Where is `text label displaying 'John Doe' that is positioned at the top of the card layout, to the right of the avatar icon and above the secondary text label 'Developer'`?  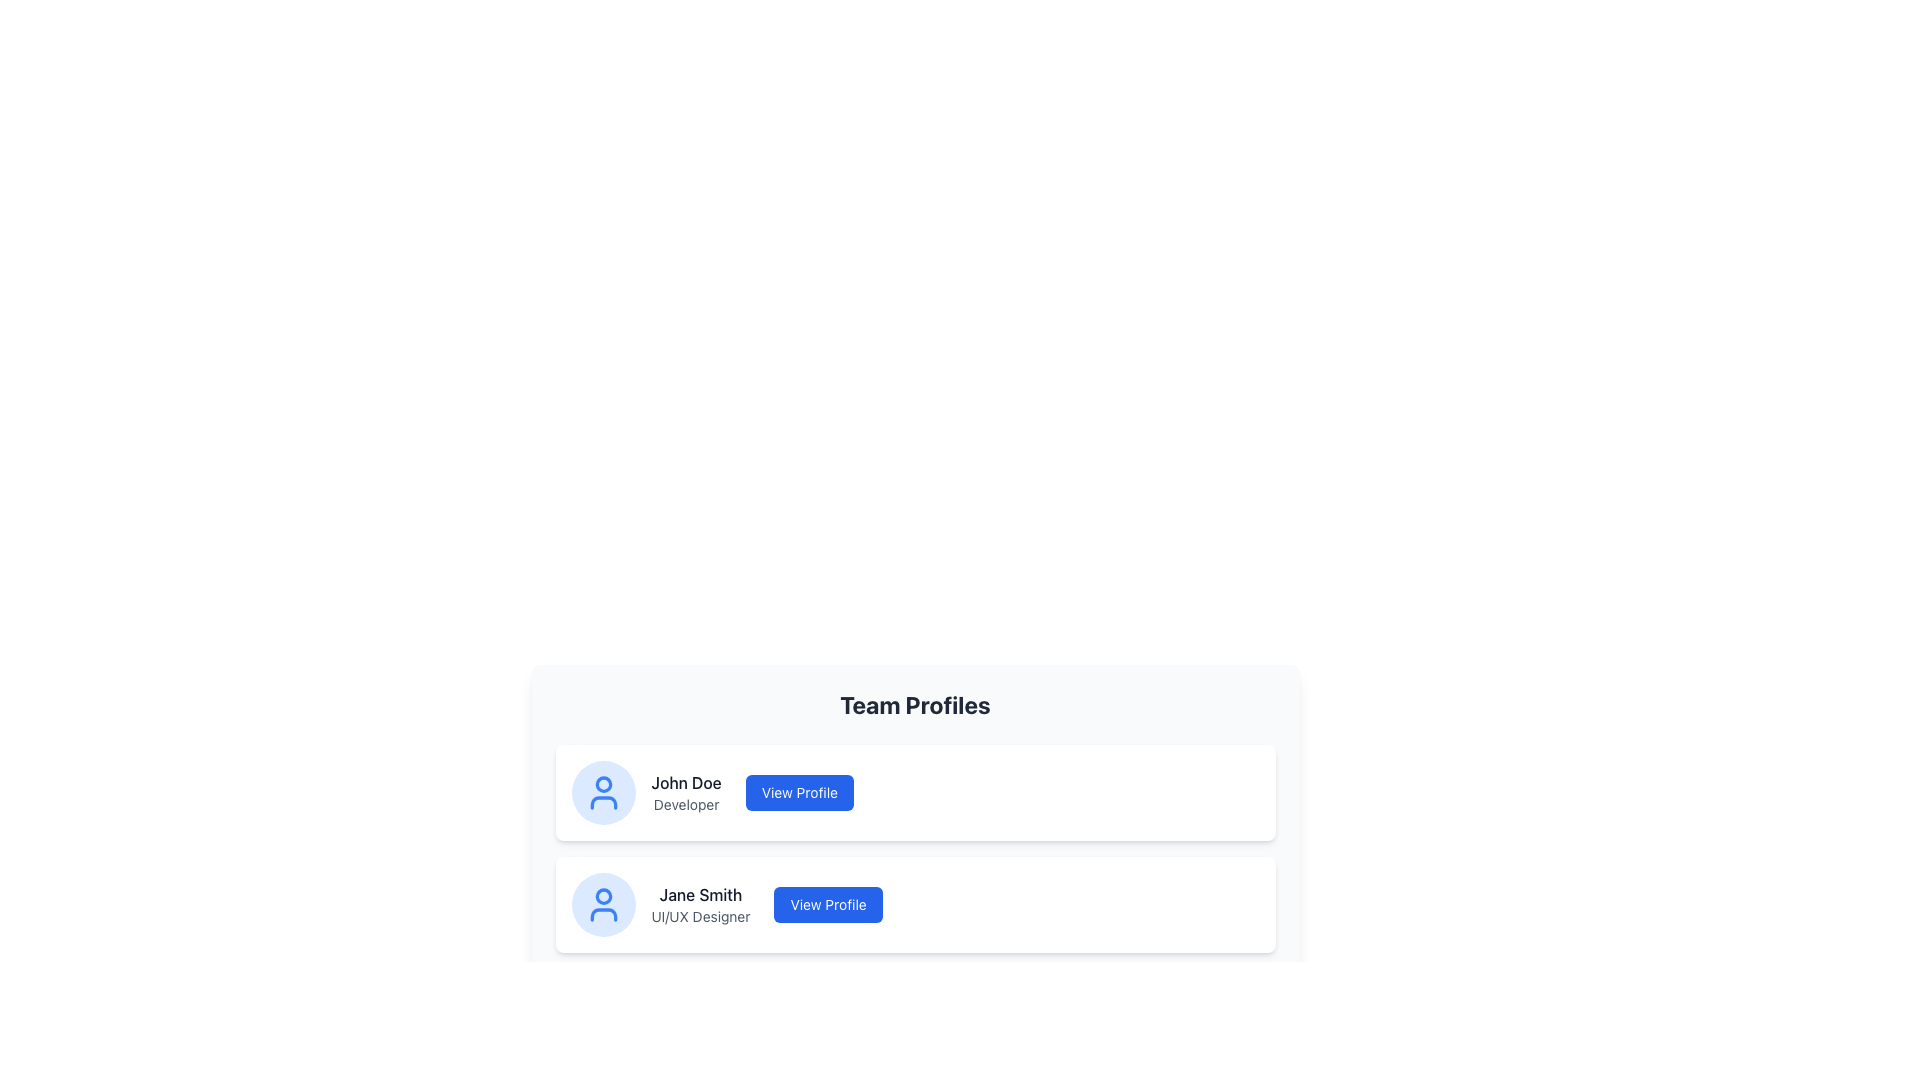
text label displaying 'John Doe' that is positioned at the top of the card layout, to the right of the avatar icon and above the secondary text label 'Developer' is located at coordinates (686, 782).